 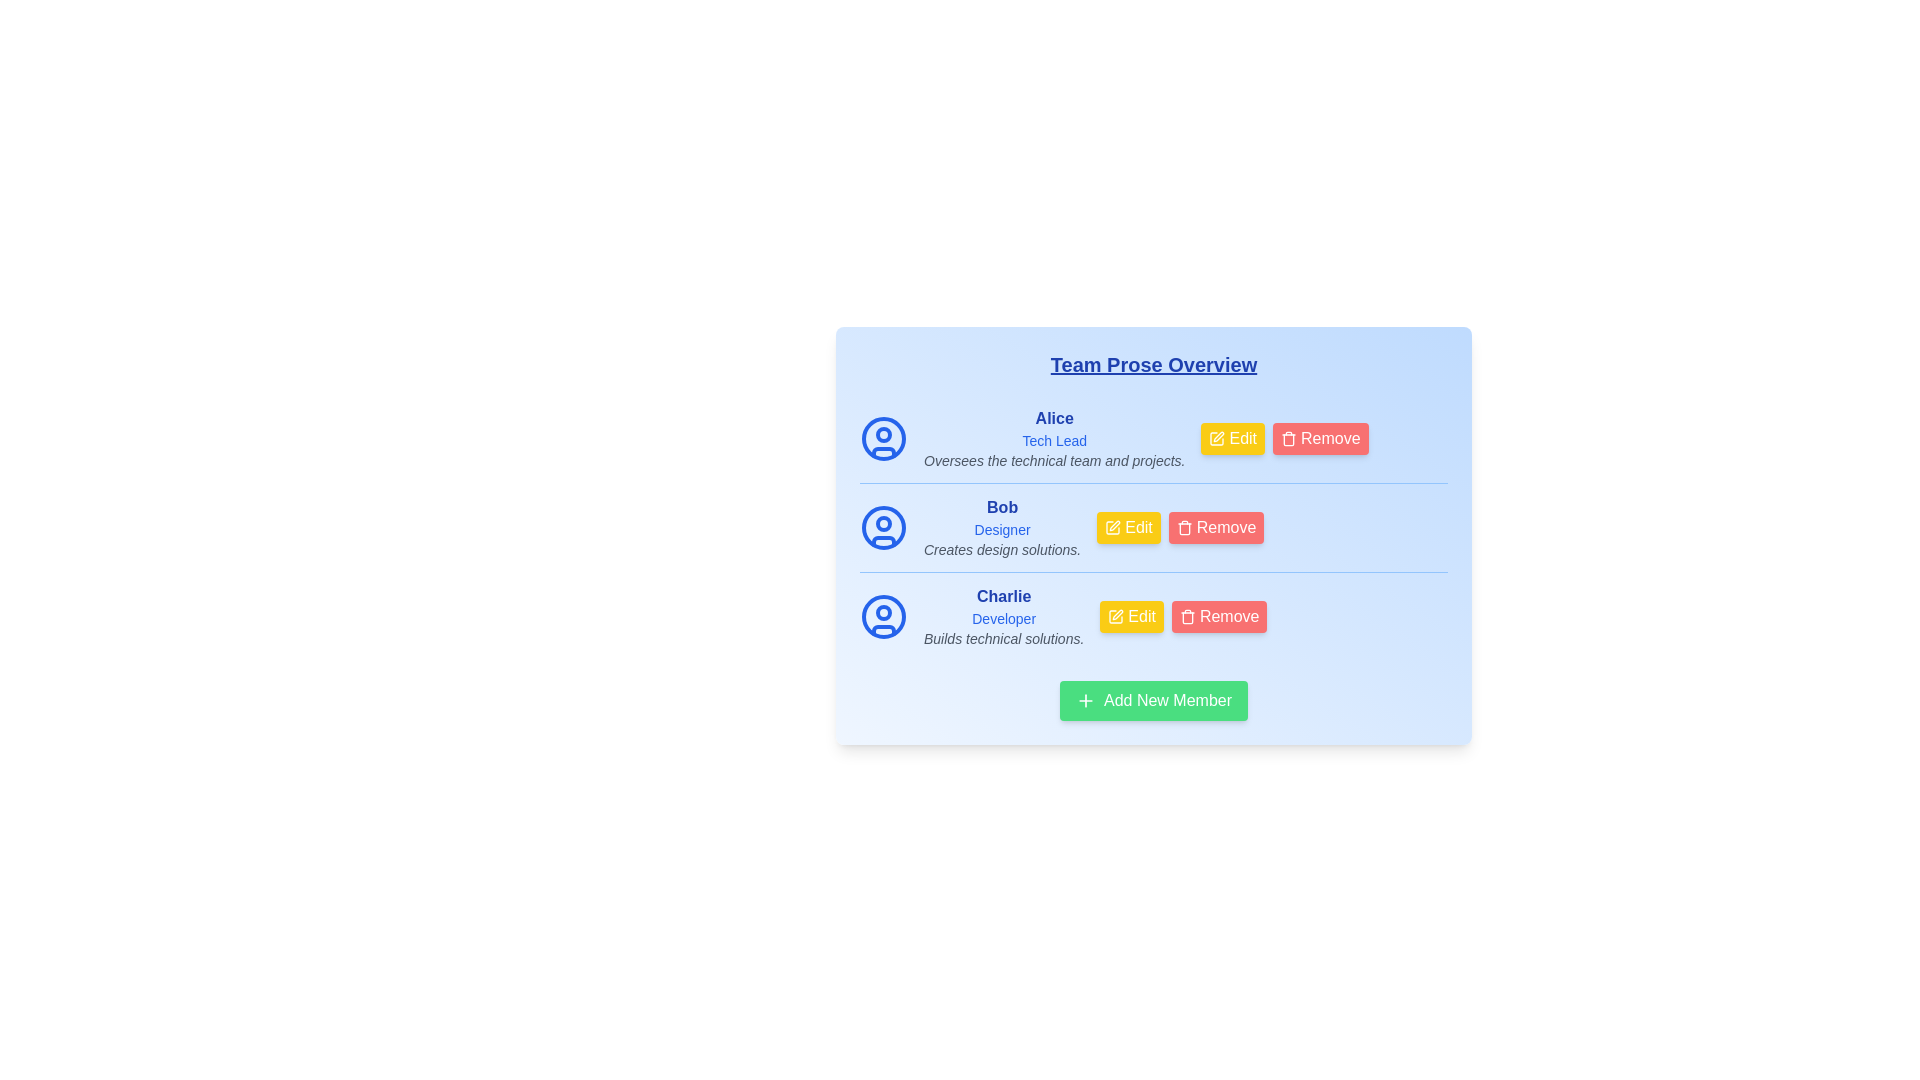 I want to click on the yellow 'Edit' button located in the interactive controls section for the team member named 'Charlie', so click(x=1153, y=615).